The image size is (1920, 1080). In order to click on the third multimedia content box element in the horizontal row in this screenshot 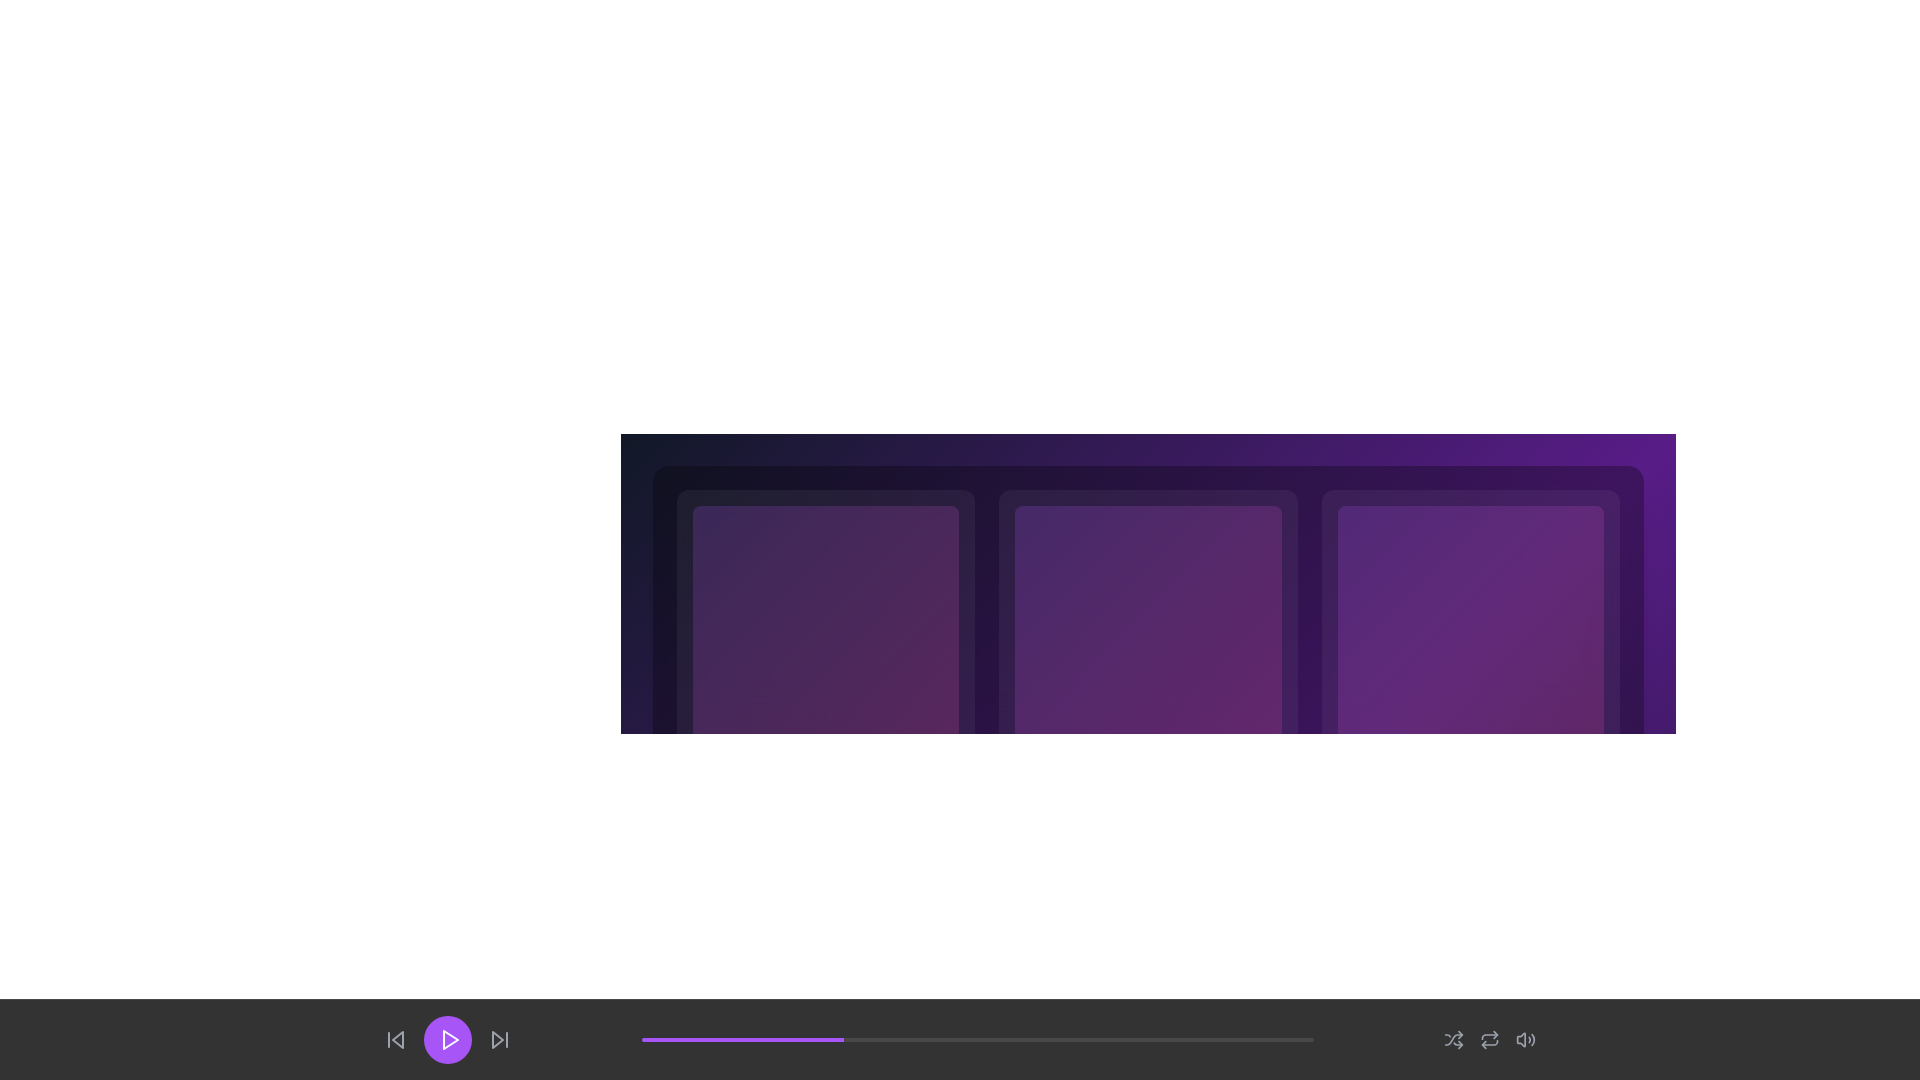, I will do `click(1470, 639)`.